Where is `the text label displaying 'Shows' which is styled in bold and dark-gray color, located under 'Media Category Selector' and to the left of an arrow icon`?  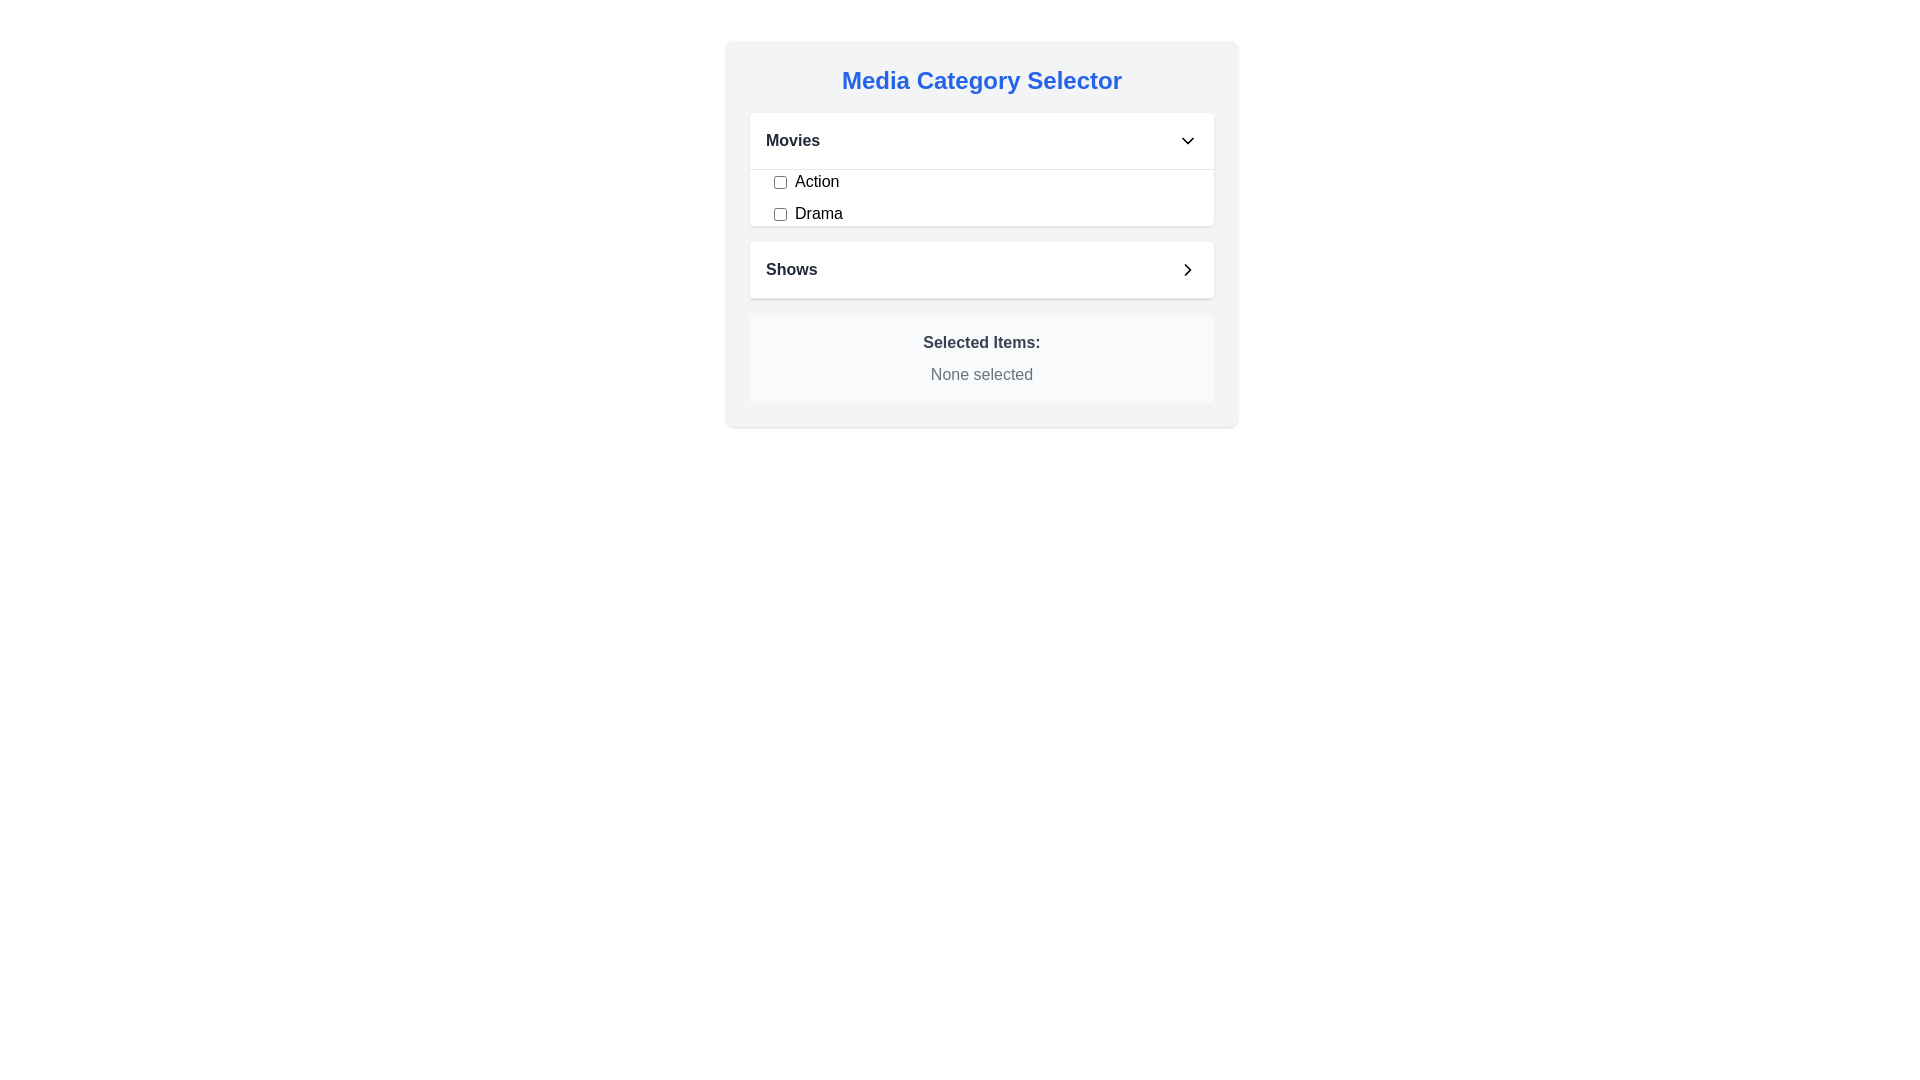 the text label displaying 'Shows' which is styled in bold and dark-gray color, located under 'Media Category Selector' and to the left of an arrow icon is located at coordinates (790, 270).